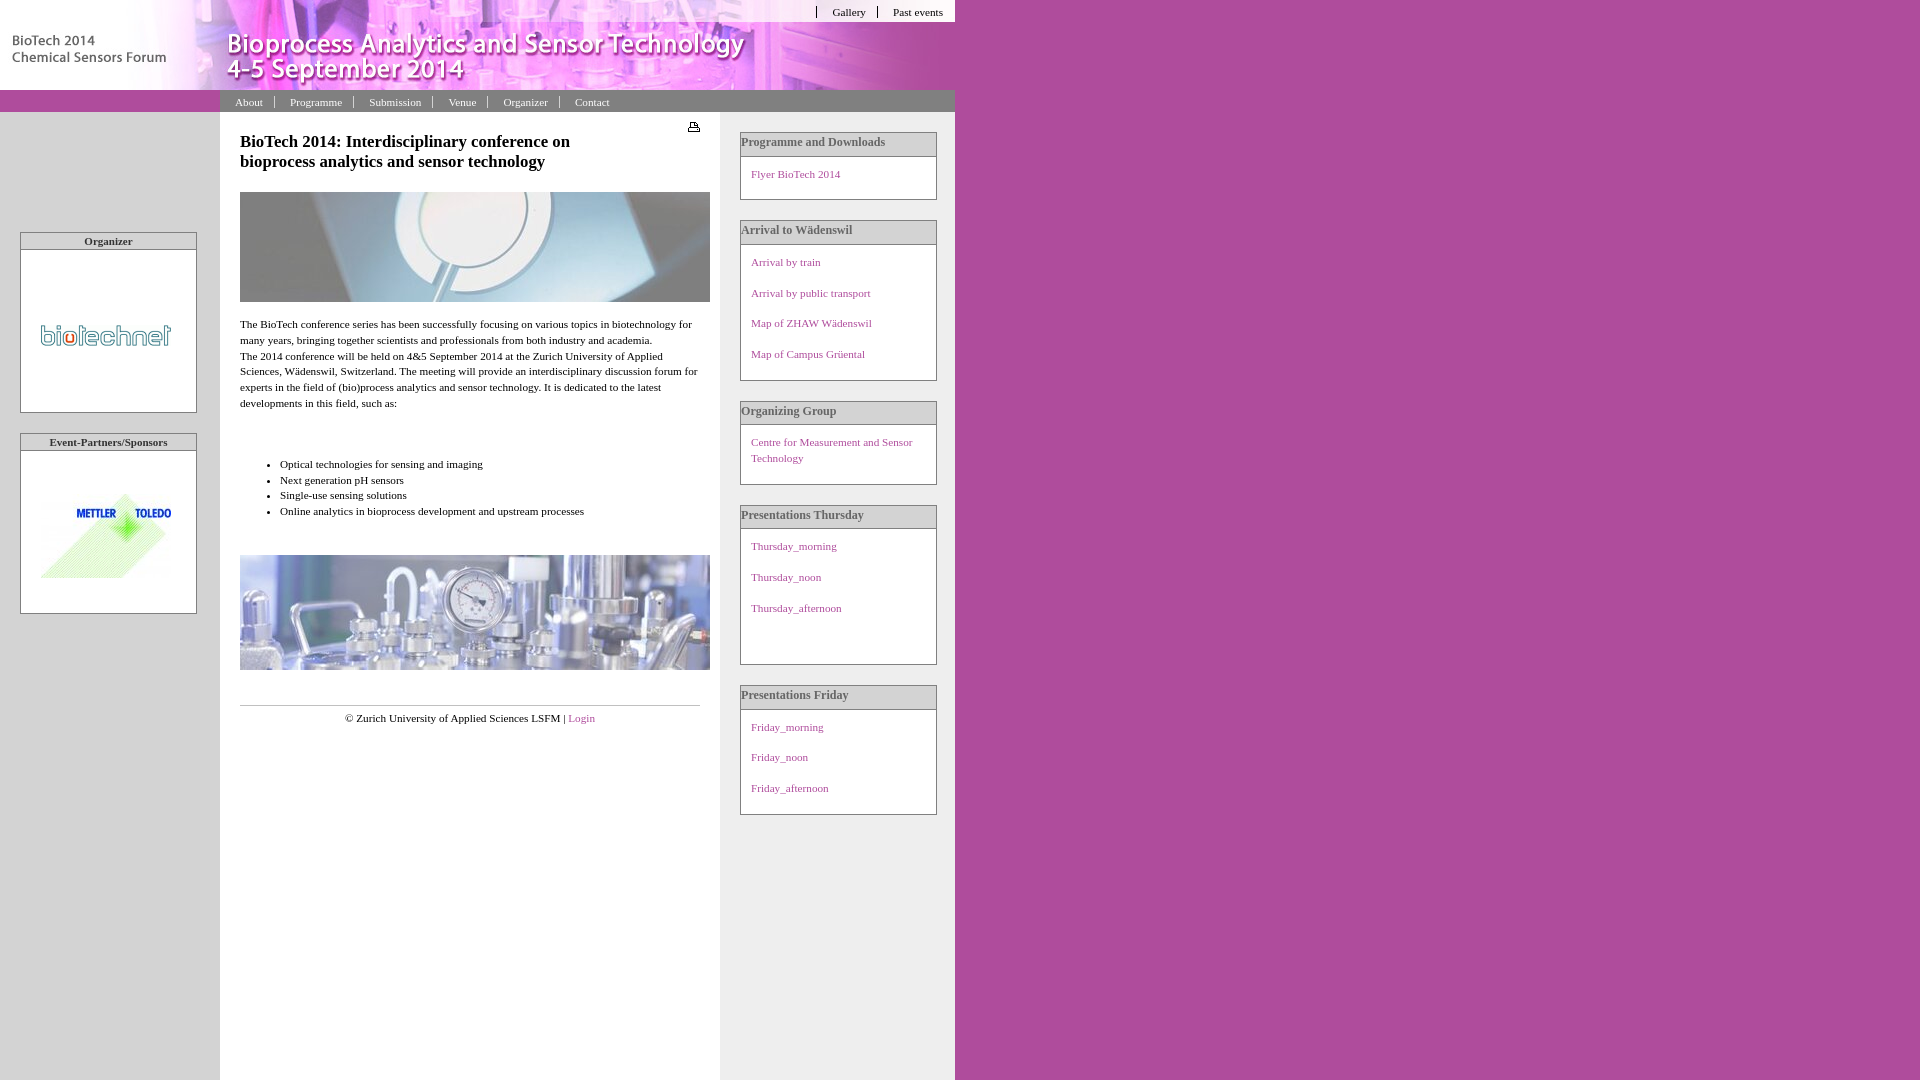 The image size is (1920, 1080). Describe the element at coordinates (749, 607) in the screenshot. I see `'Thursday_afternoon'` at that location.